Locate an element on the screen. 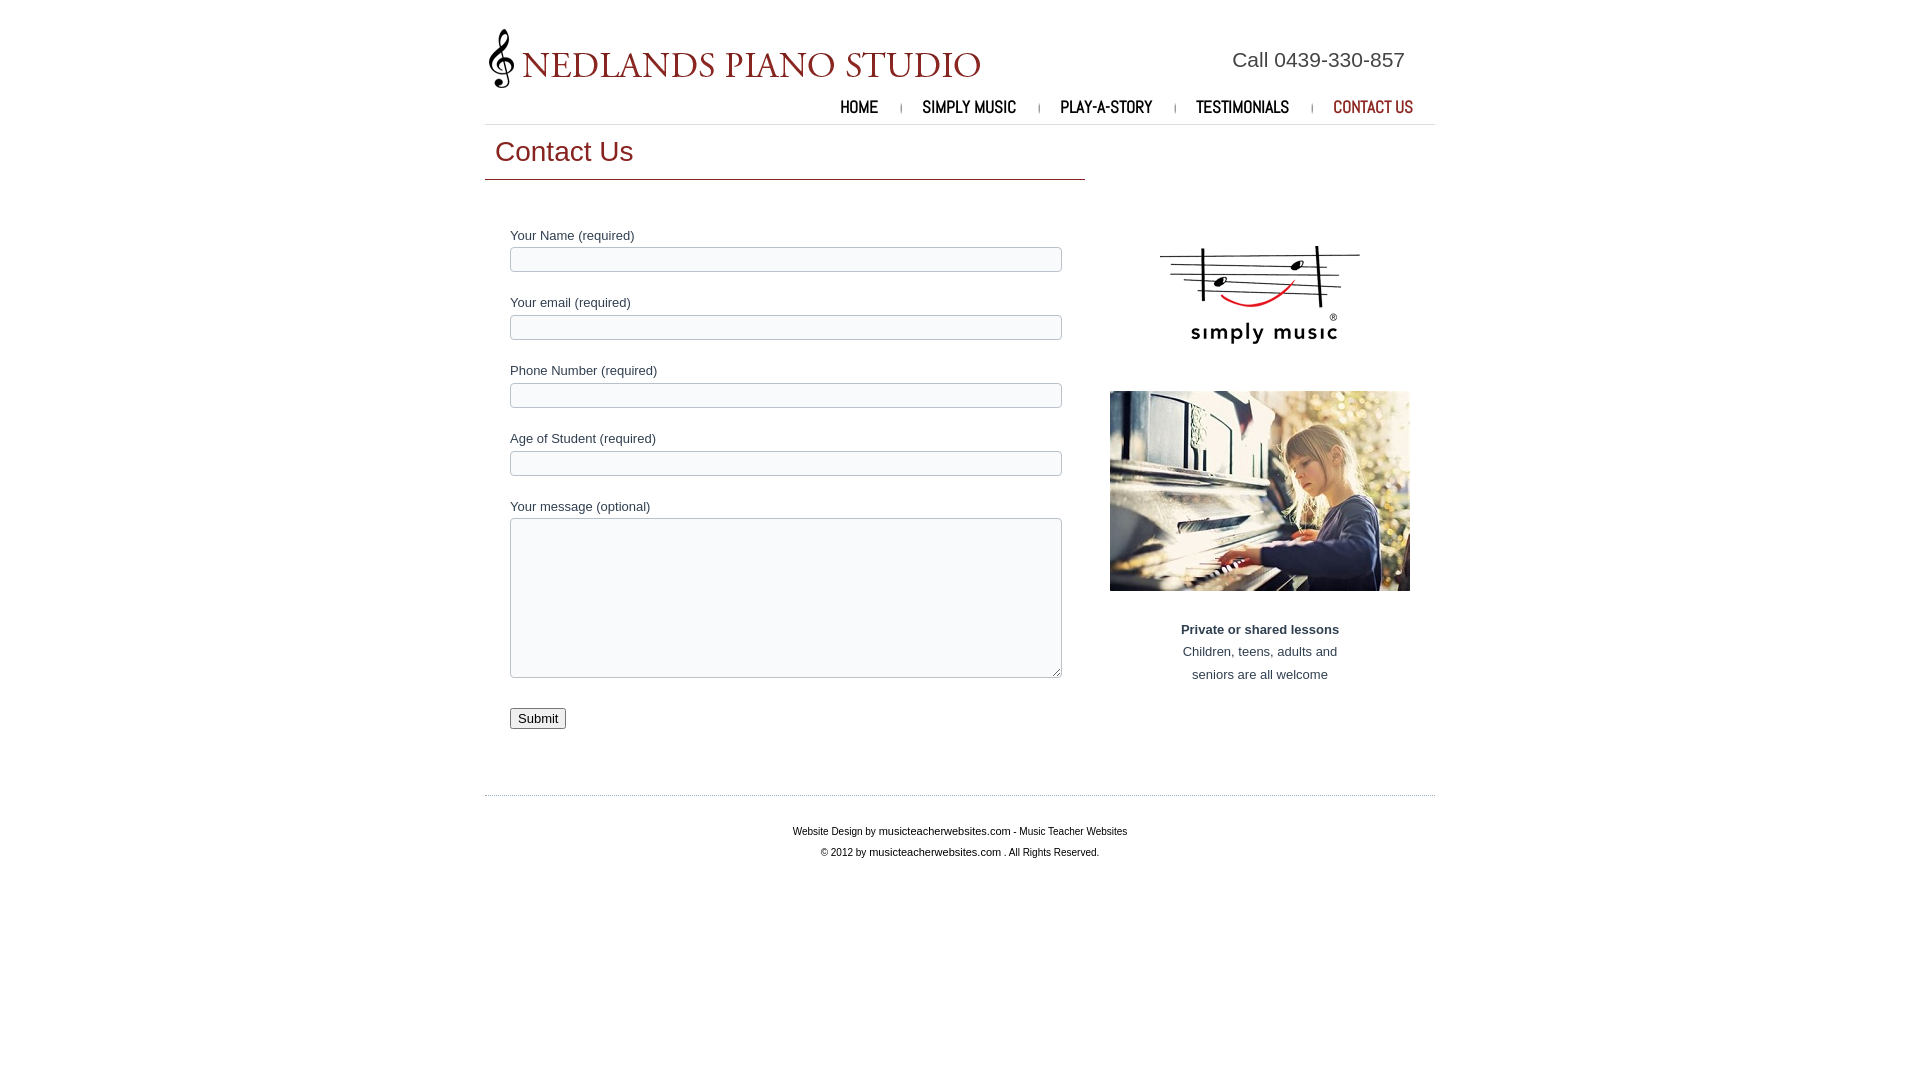  'CONTACT US' is located at coordinates (1315, 107).